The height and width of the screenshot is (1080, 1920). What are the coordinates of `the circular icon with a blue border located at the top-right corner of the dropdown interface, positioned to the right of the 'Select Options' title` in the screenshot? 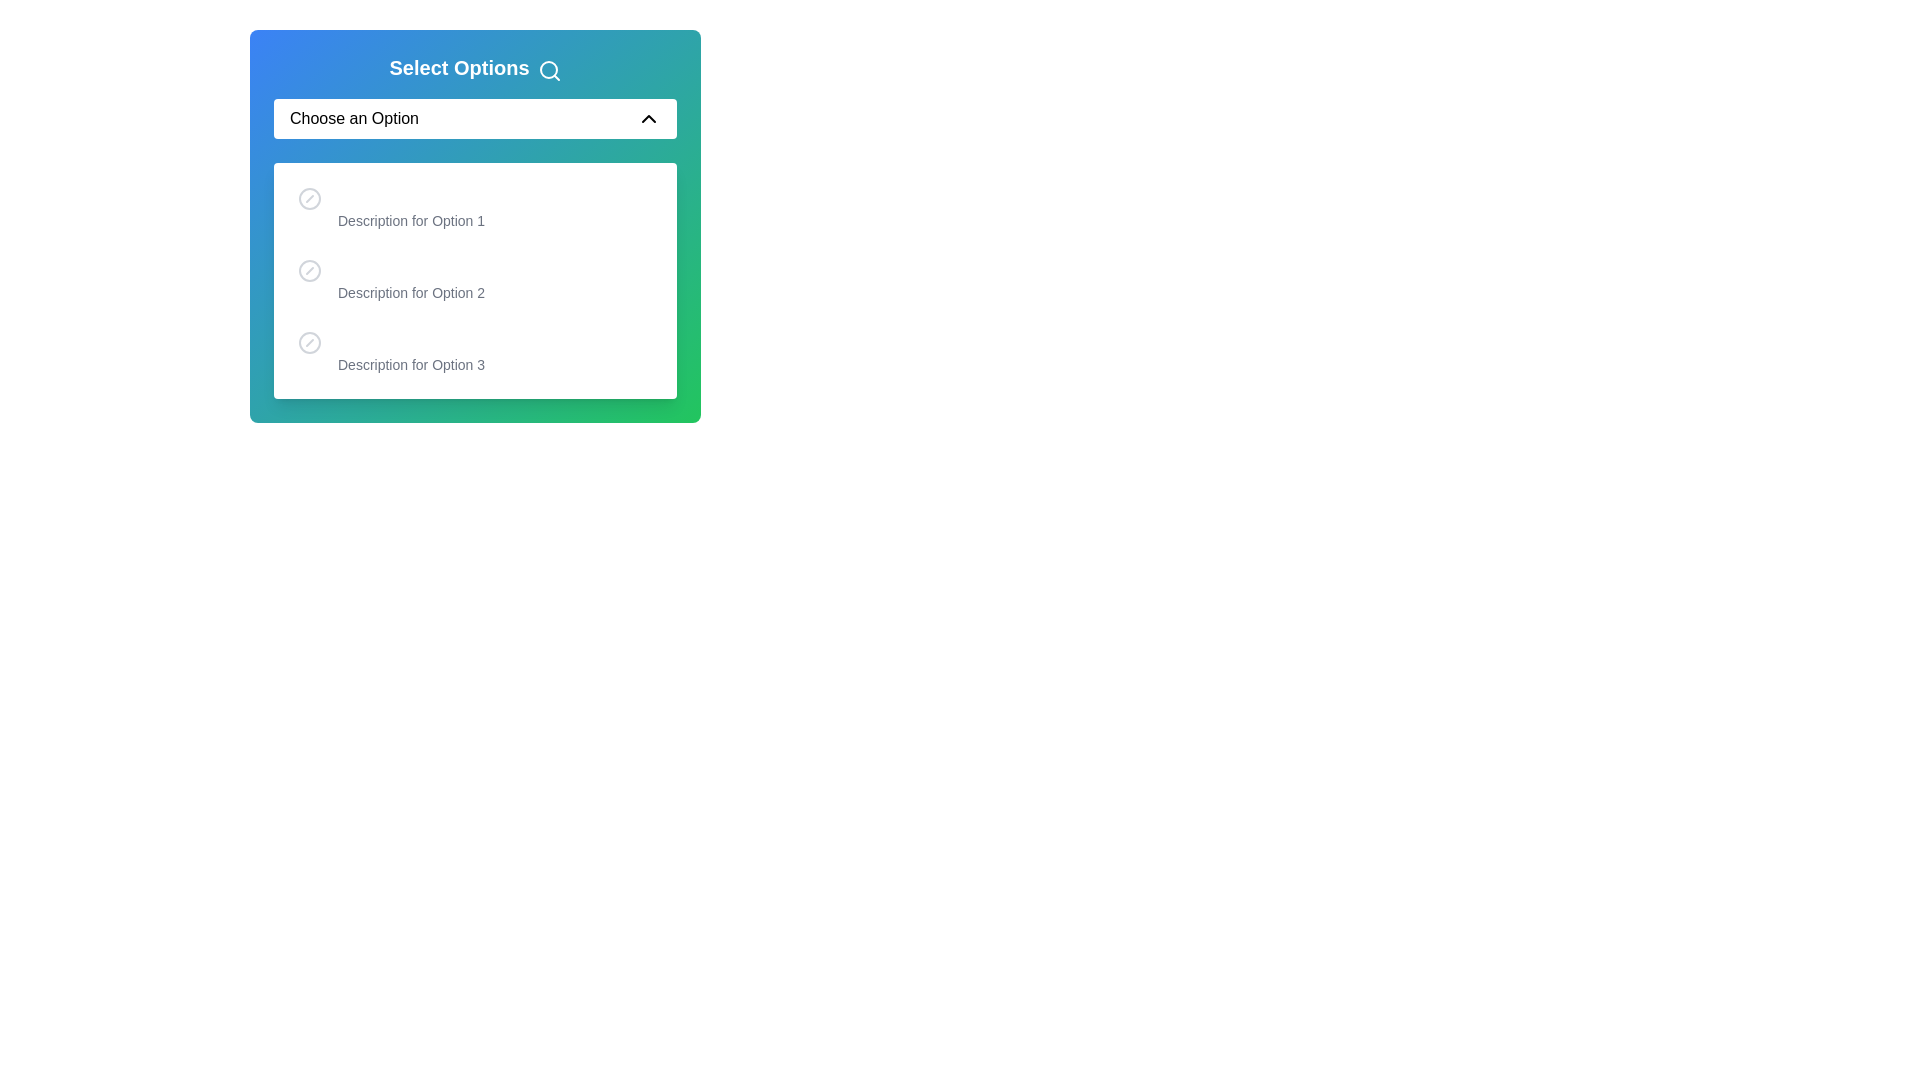 It's located at (548, 68).